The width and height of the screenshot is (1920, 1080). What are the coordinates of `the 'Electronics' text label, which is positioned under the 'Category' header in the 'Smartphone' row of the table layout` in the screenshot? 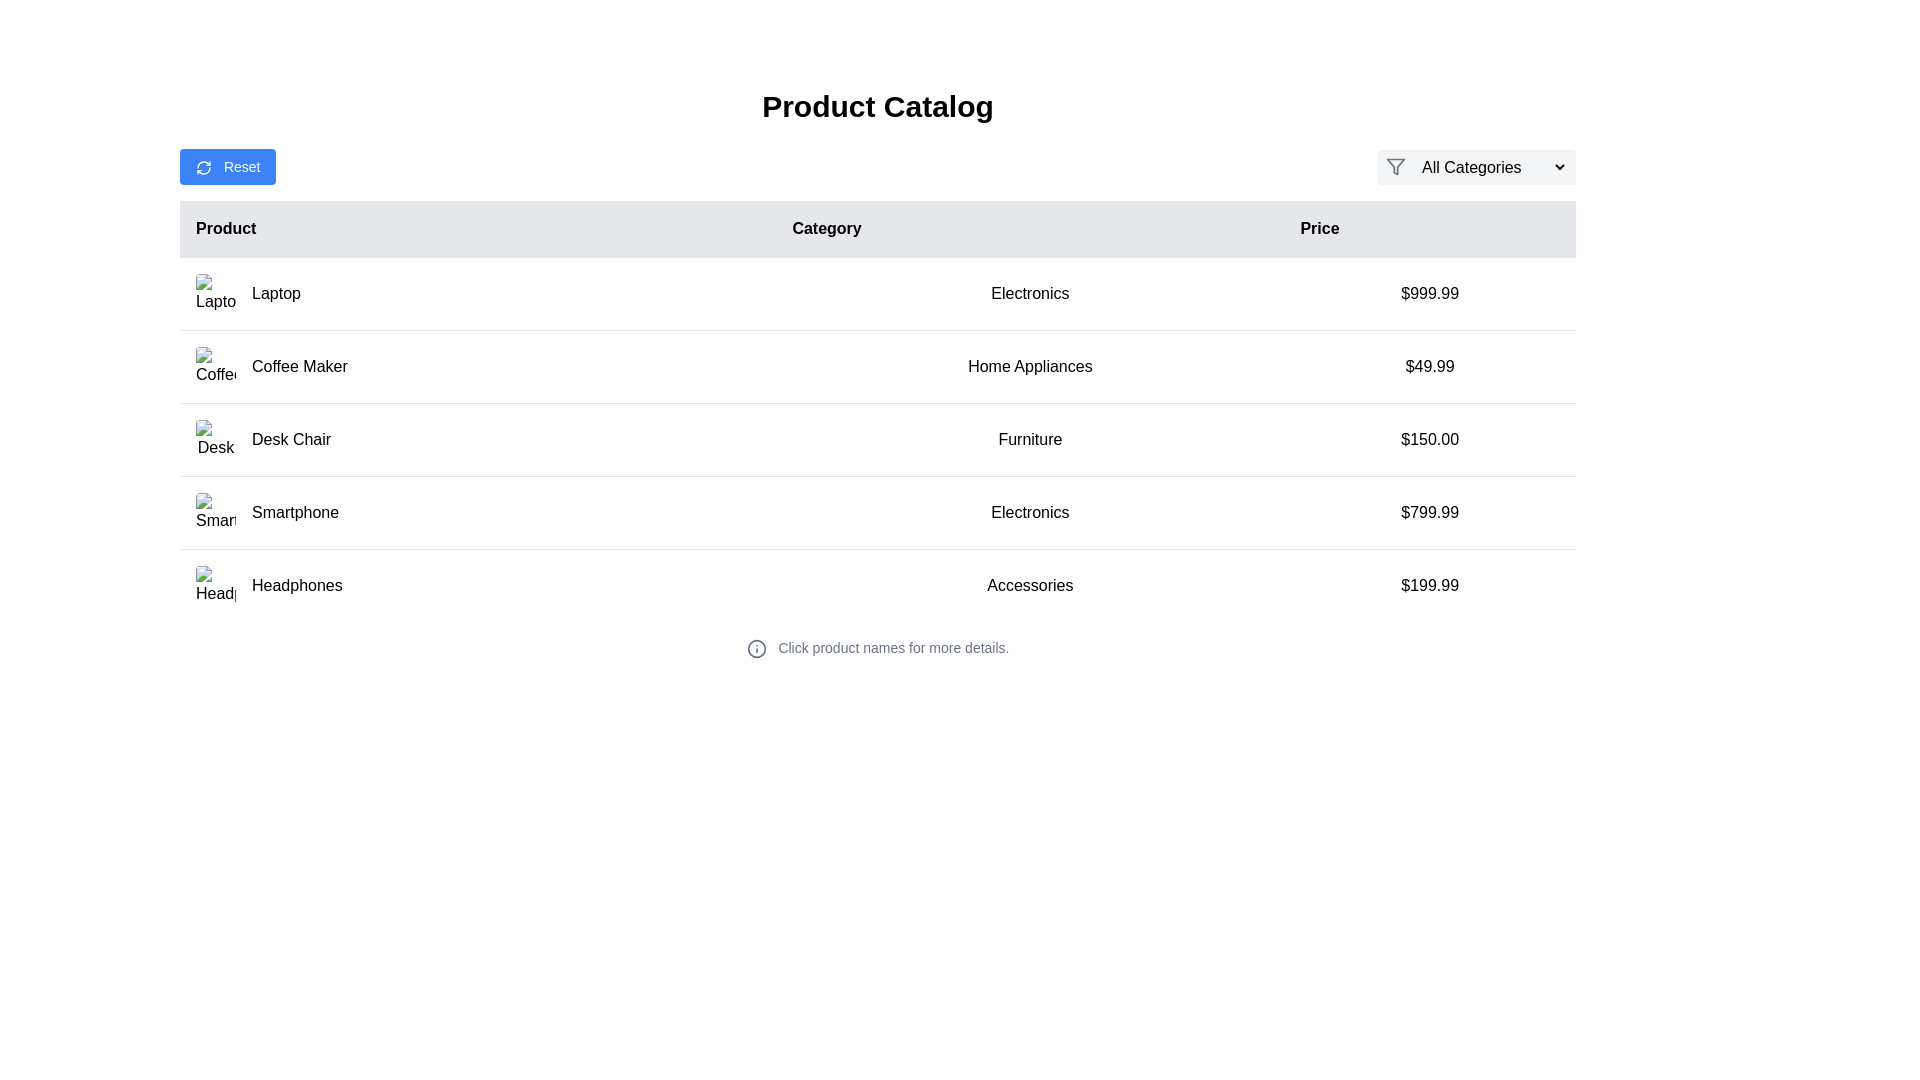 It's located at (1030, 512).